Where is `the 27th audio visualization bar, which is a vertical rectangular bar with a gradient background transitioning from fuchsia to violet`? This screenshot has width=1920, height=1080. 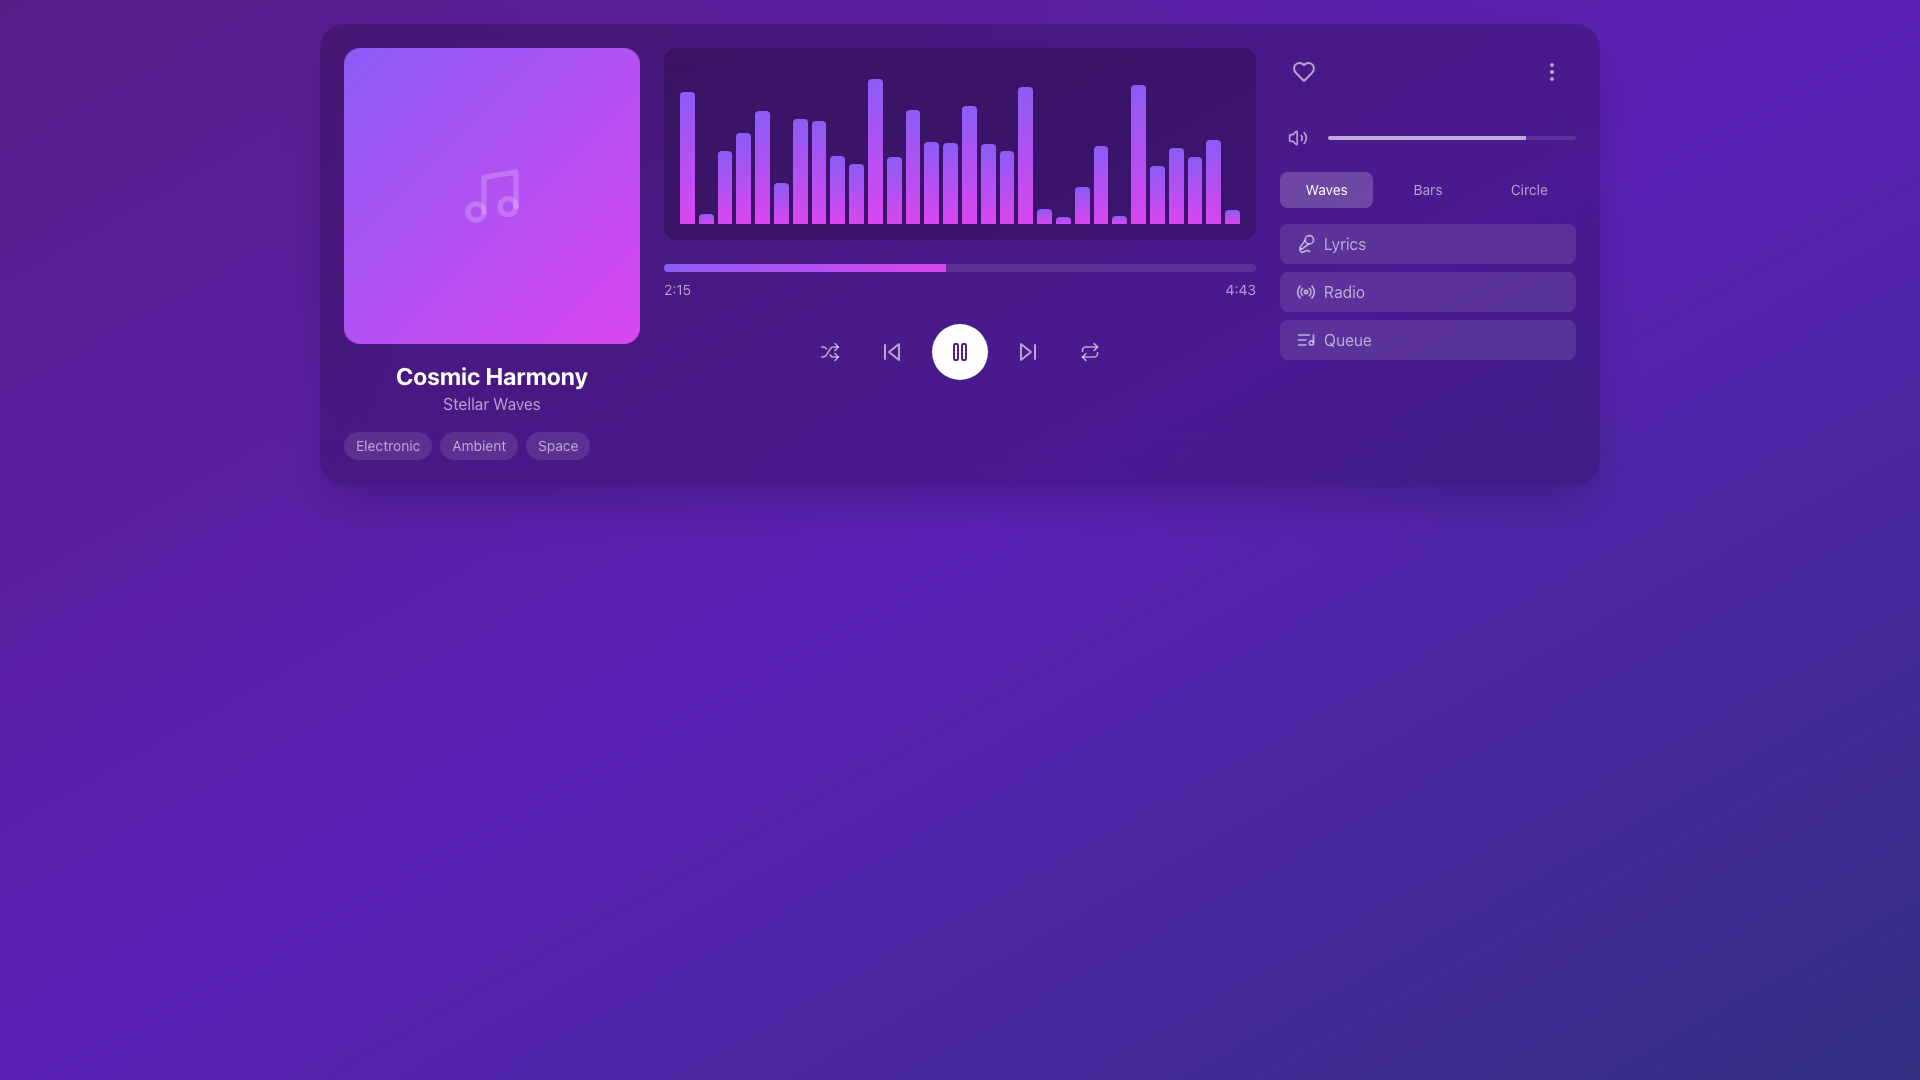 the 27th audio visualization bar, which is a vertical rectangular bar with a gradient background transitioning from fuchsia to violet is located at coordinates (1194, 190).